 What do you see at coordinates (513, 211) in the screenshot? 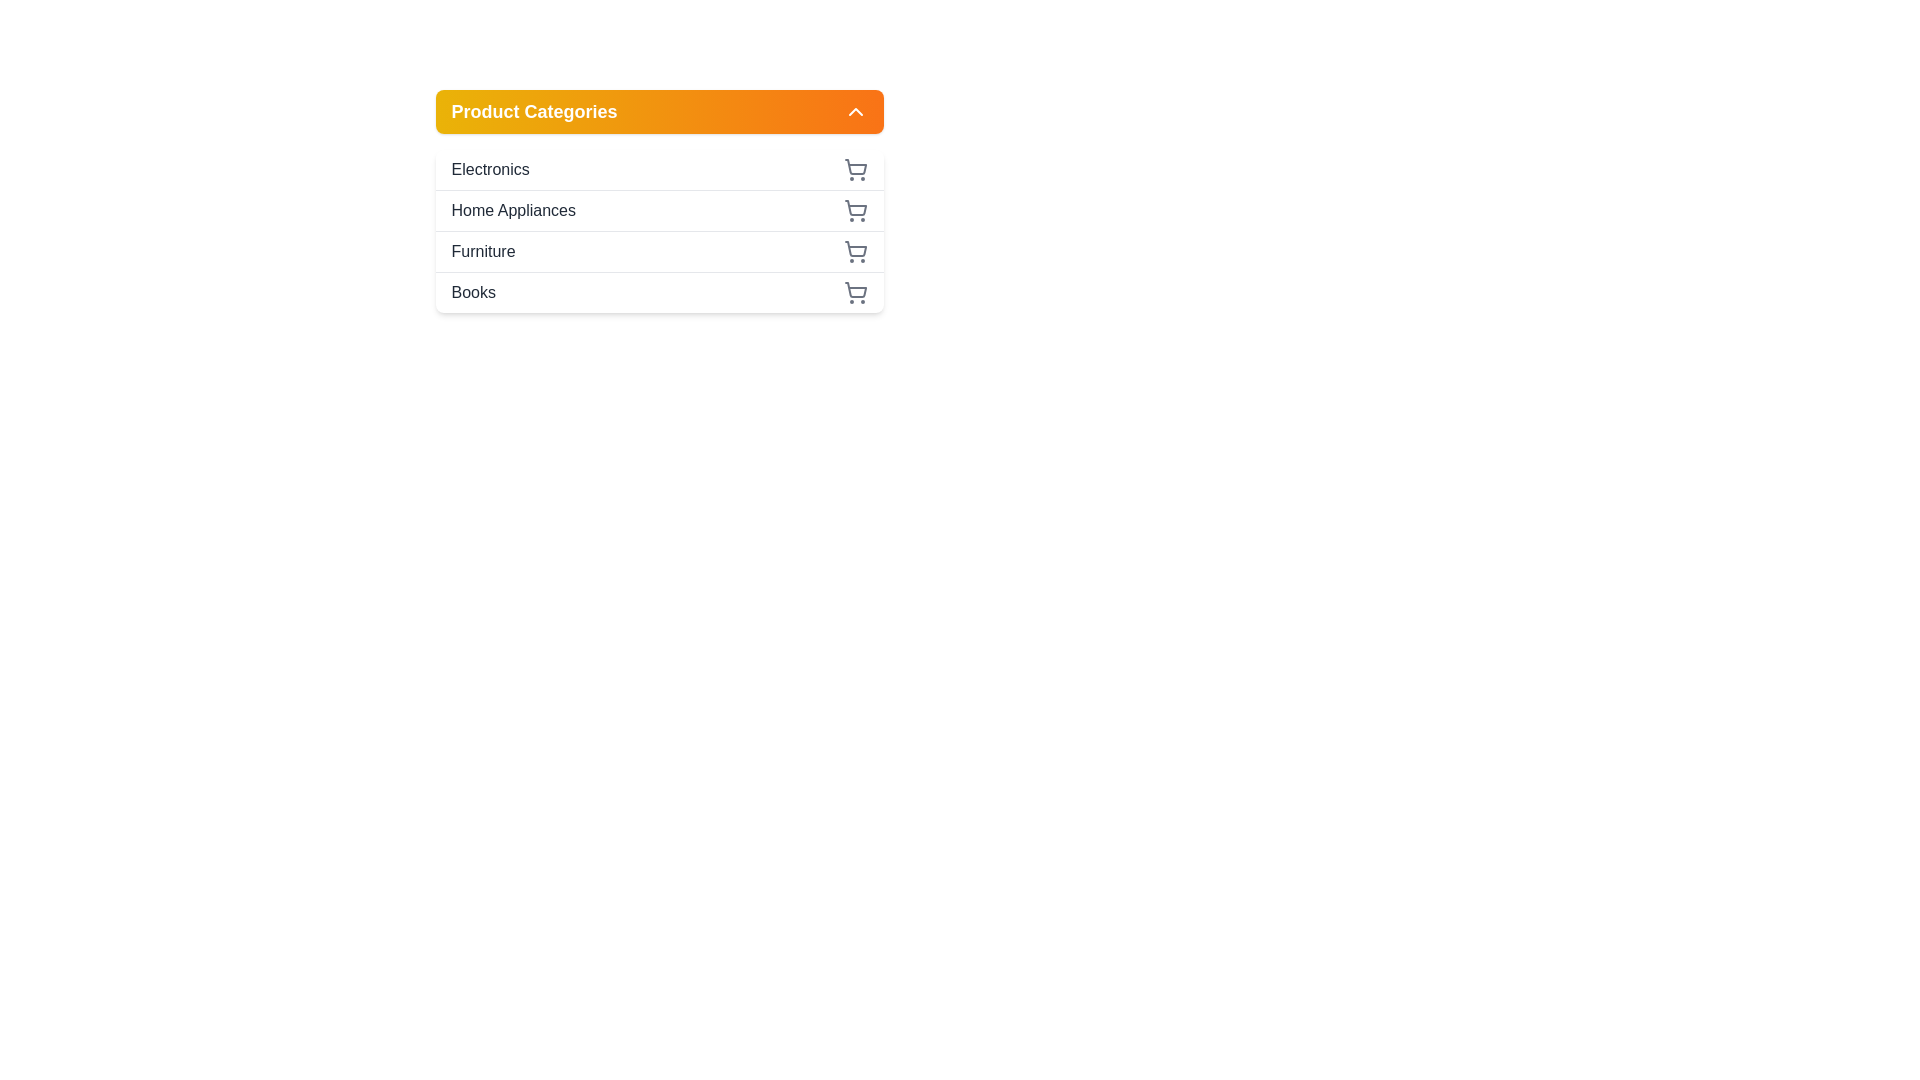
I see `the 'Home Appliances' text label, which is displayed in medium font size and dark gray color, located under the 'Product Categories' dropdown menu` at bounding box center [513, 211].